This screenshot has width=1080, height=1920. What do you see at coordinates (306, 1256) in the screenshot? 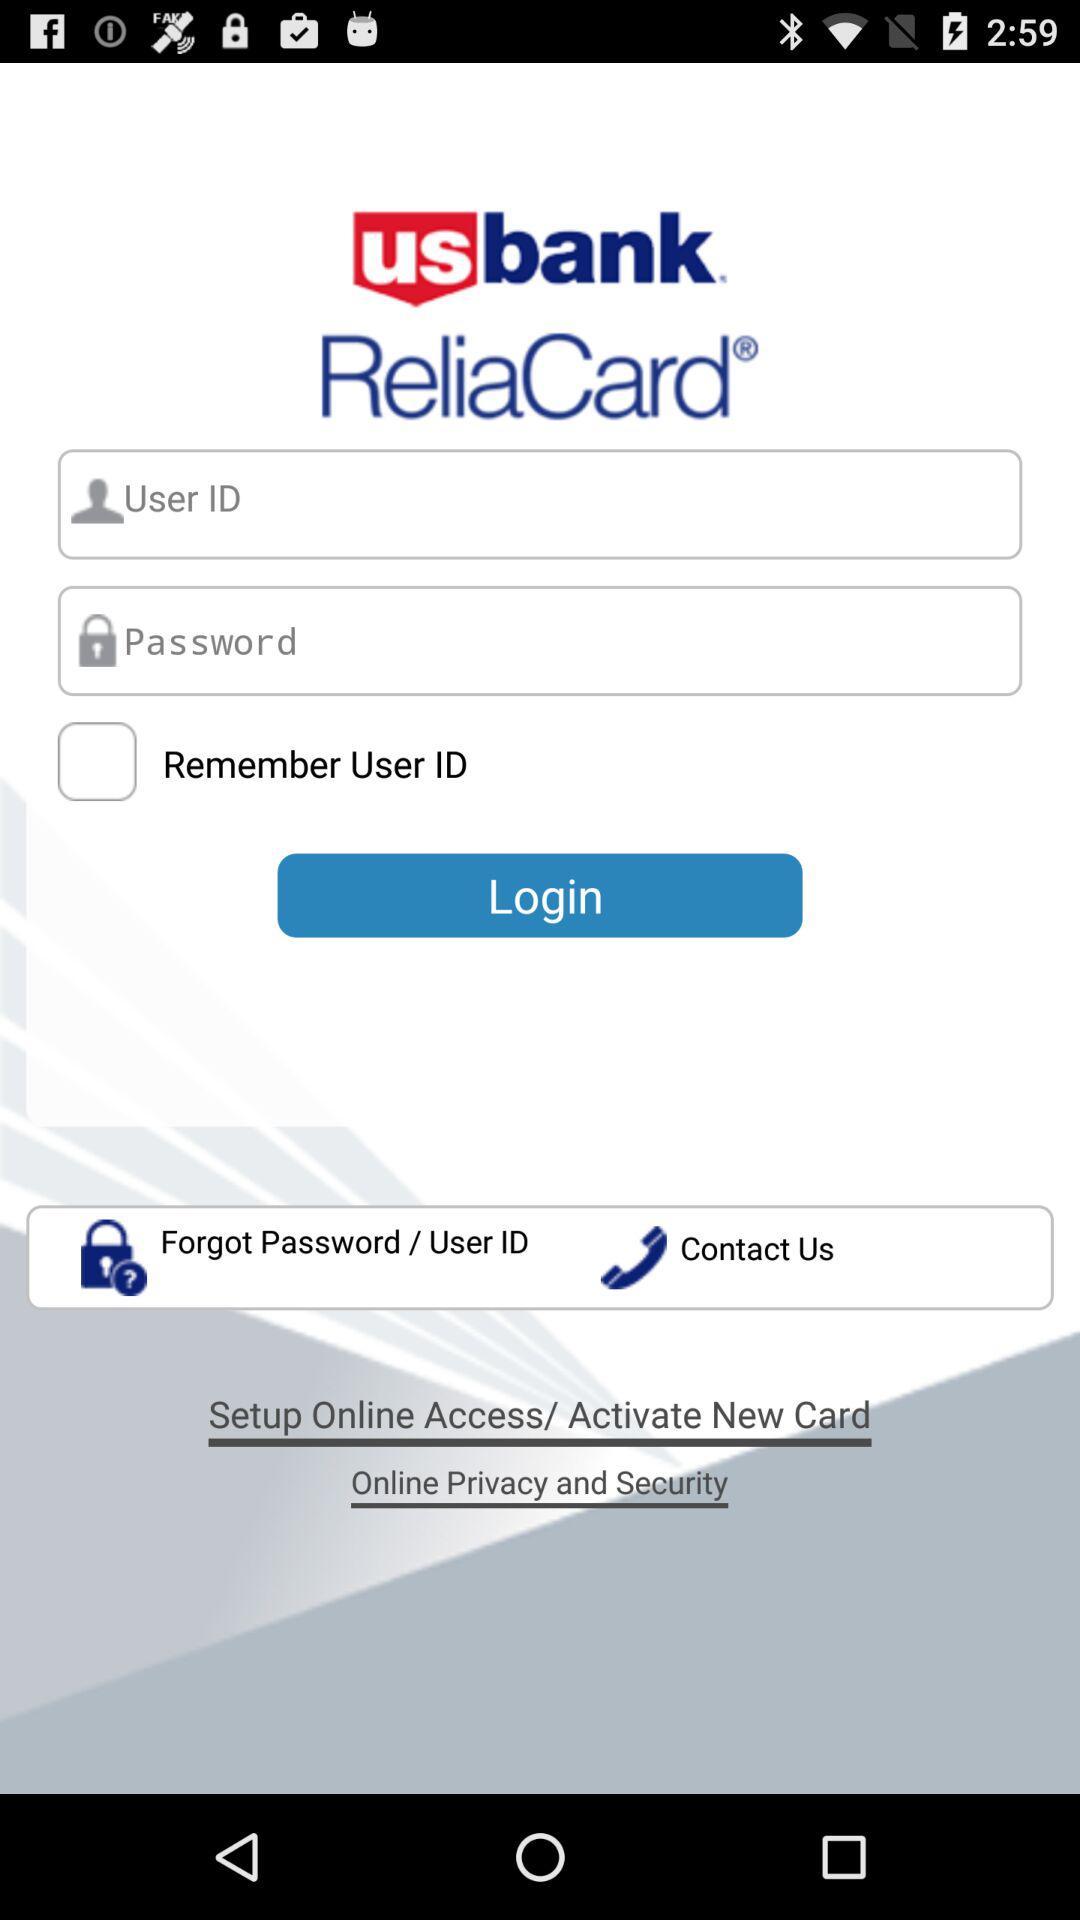
I see `the app above the setup online access icon` at bounding box center [306, 1256].